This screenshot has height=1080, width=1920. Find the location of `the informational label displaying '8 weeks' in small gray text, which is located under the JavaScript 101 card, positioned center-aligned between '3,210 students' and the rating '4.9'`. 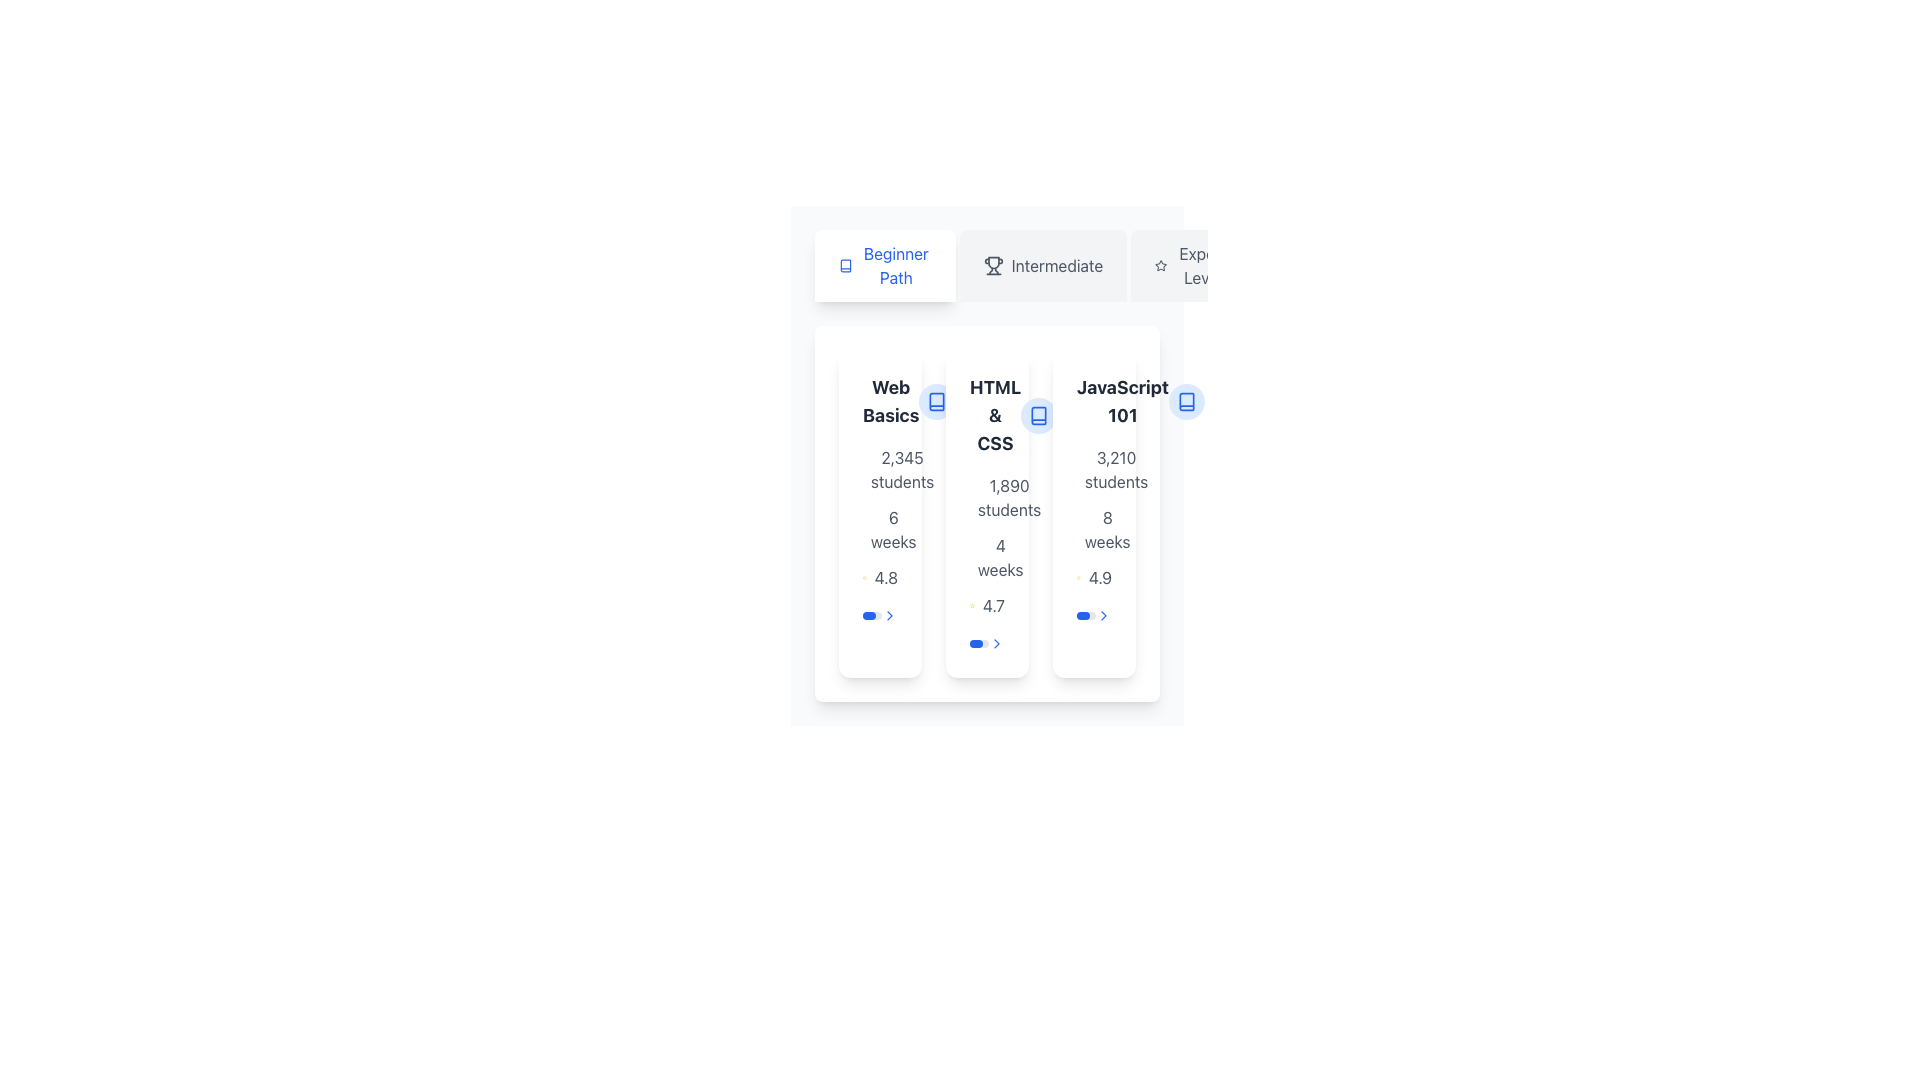

the informational label displaying '8 weeks' in small gray text, which is located under the JavaScript 101 card, positioned center-aligned between '3,210 students' and the rating '4.9' is located at coordinates (1093, 528).